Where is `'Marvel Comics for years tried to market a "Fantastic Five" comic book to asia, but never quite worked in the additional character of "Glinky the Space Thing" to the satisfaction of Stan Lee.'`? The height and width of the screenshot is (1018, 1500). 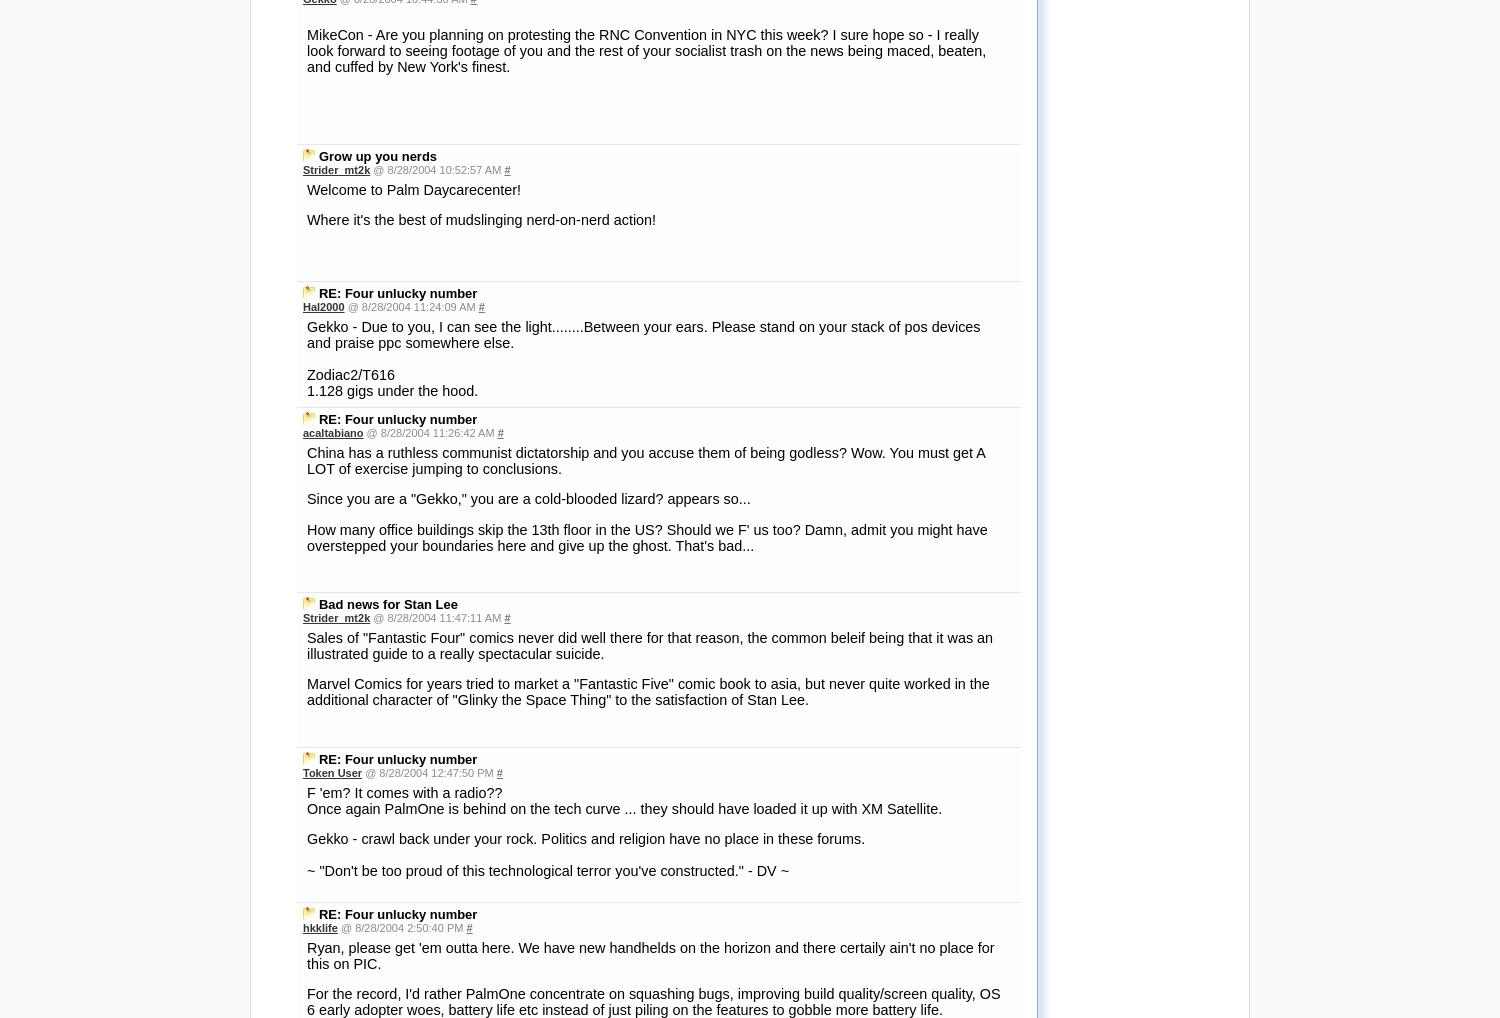 'Marvel Comics for years tried to market a "Fantastic Five" comic book to asia, but never quite worked in the additional character of "Glinky the Space Thing" to the satisfaction of Stan Lee.' is located at coordinates (648, 692).